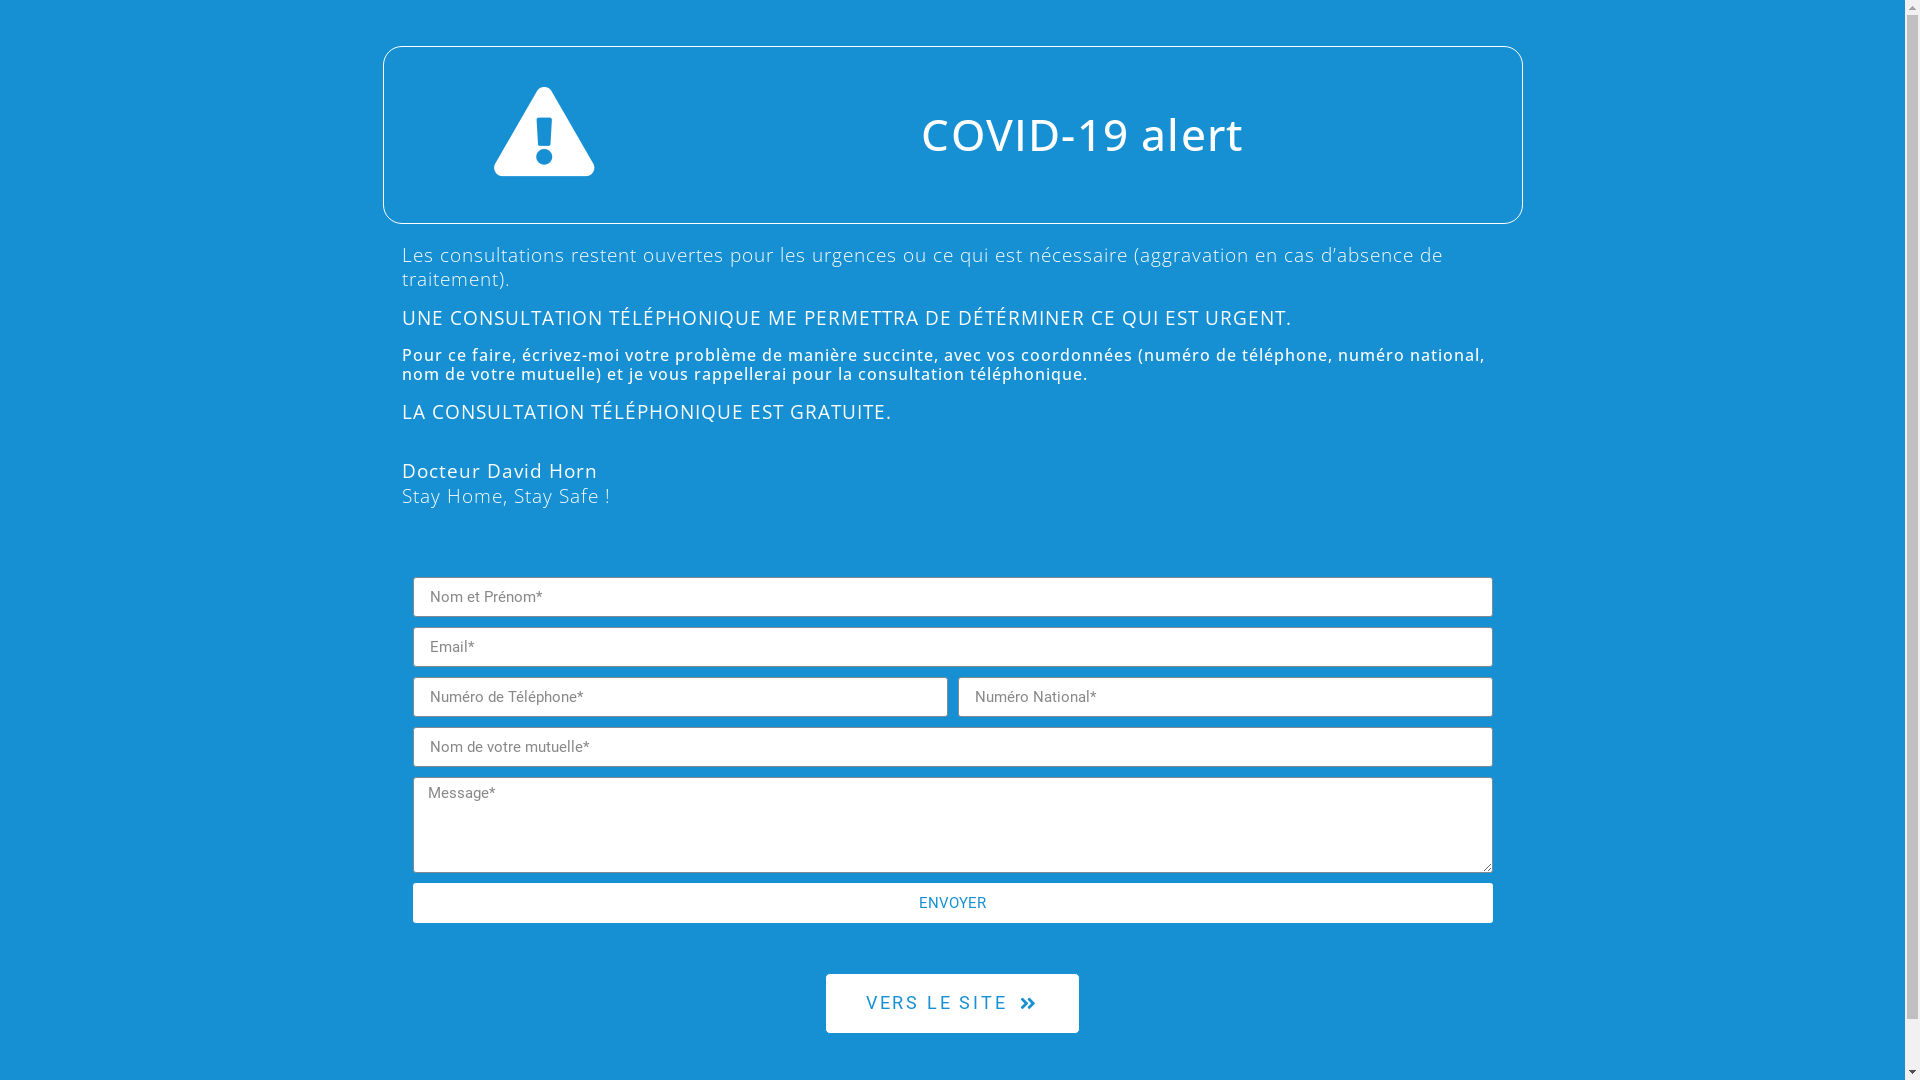 This screenshot has width=1920, height=1080. Describe the element at coordinates (951, 1003) in the screenshot. I see `'VERS LE SITE'` at that location.